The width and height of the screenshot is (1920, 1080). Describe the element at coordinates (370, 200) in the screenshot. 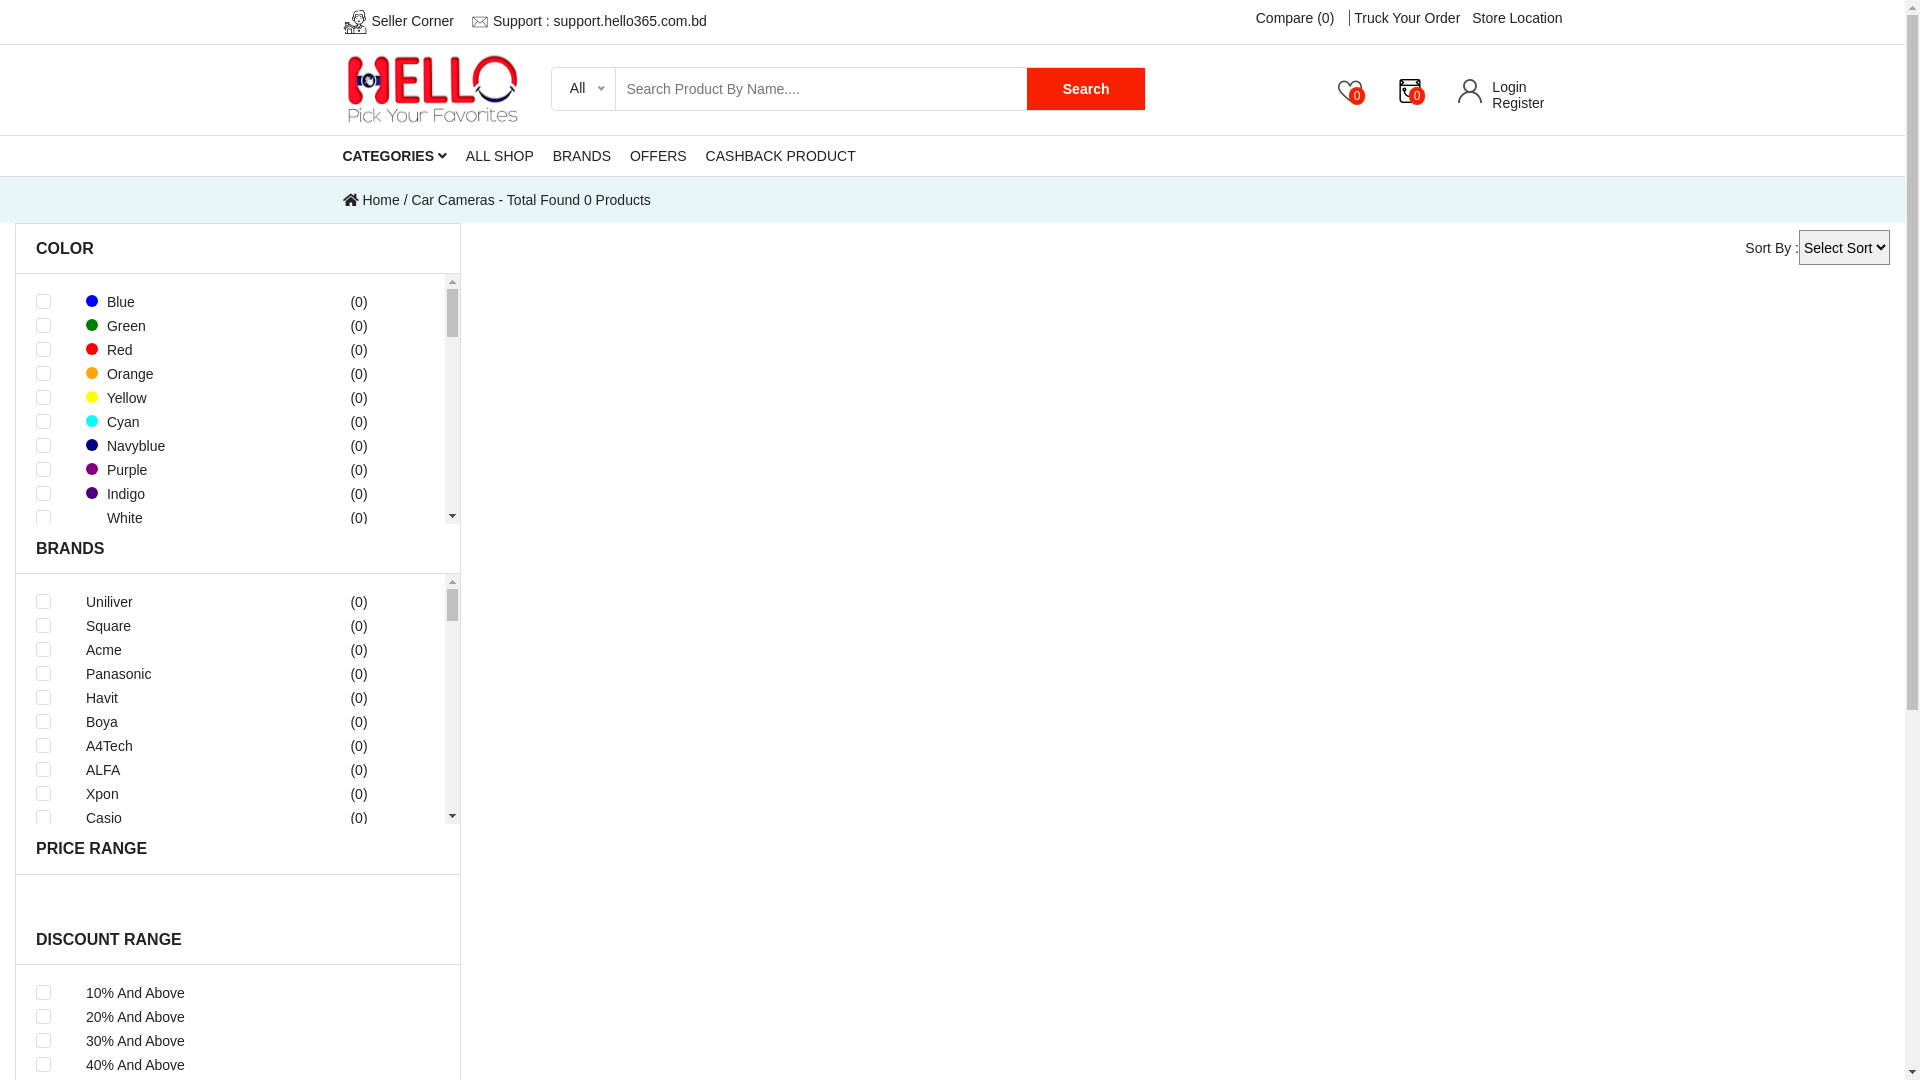

I see `'Home'` at that location.